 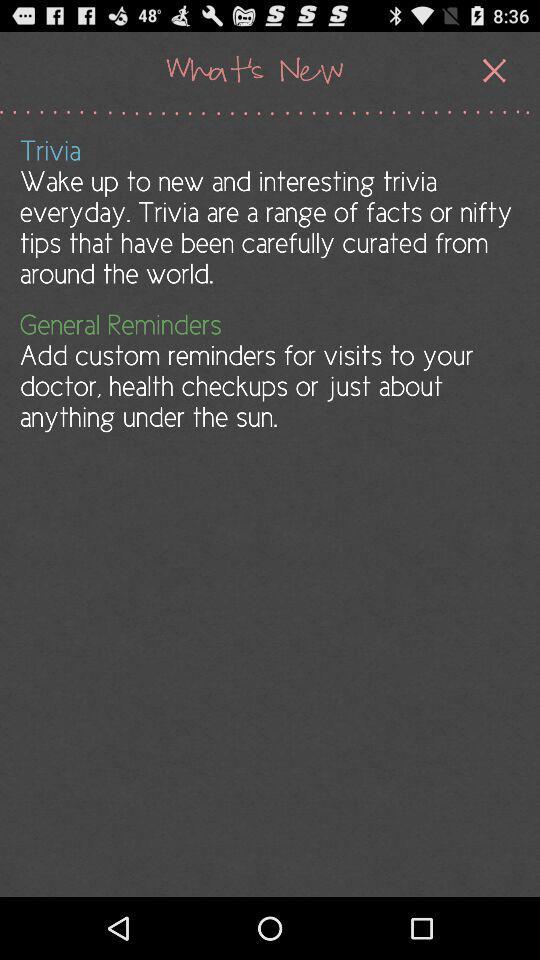 What do you see at coordinates (268, 212) in the screenshot?
I see `trivia wake up` at bounding box center [268, 212].